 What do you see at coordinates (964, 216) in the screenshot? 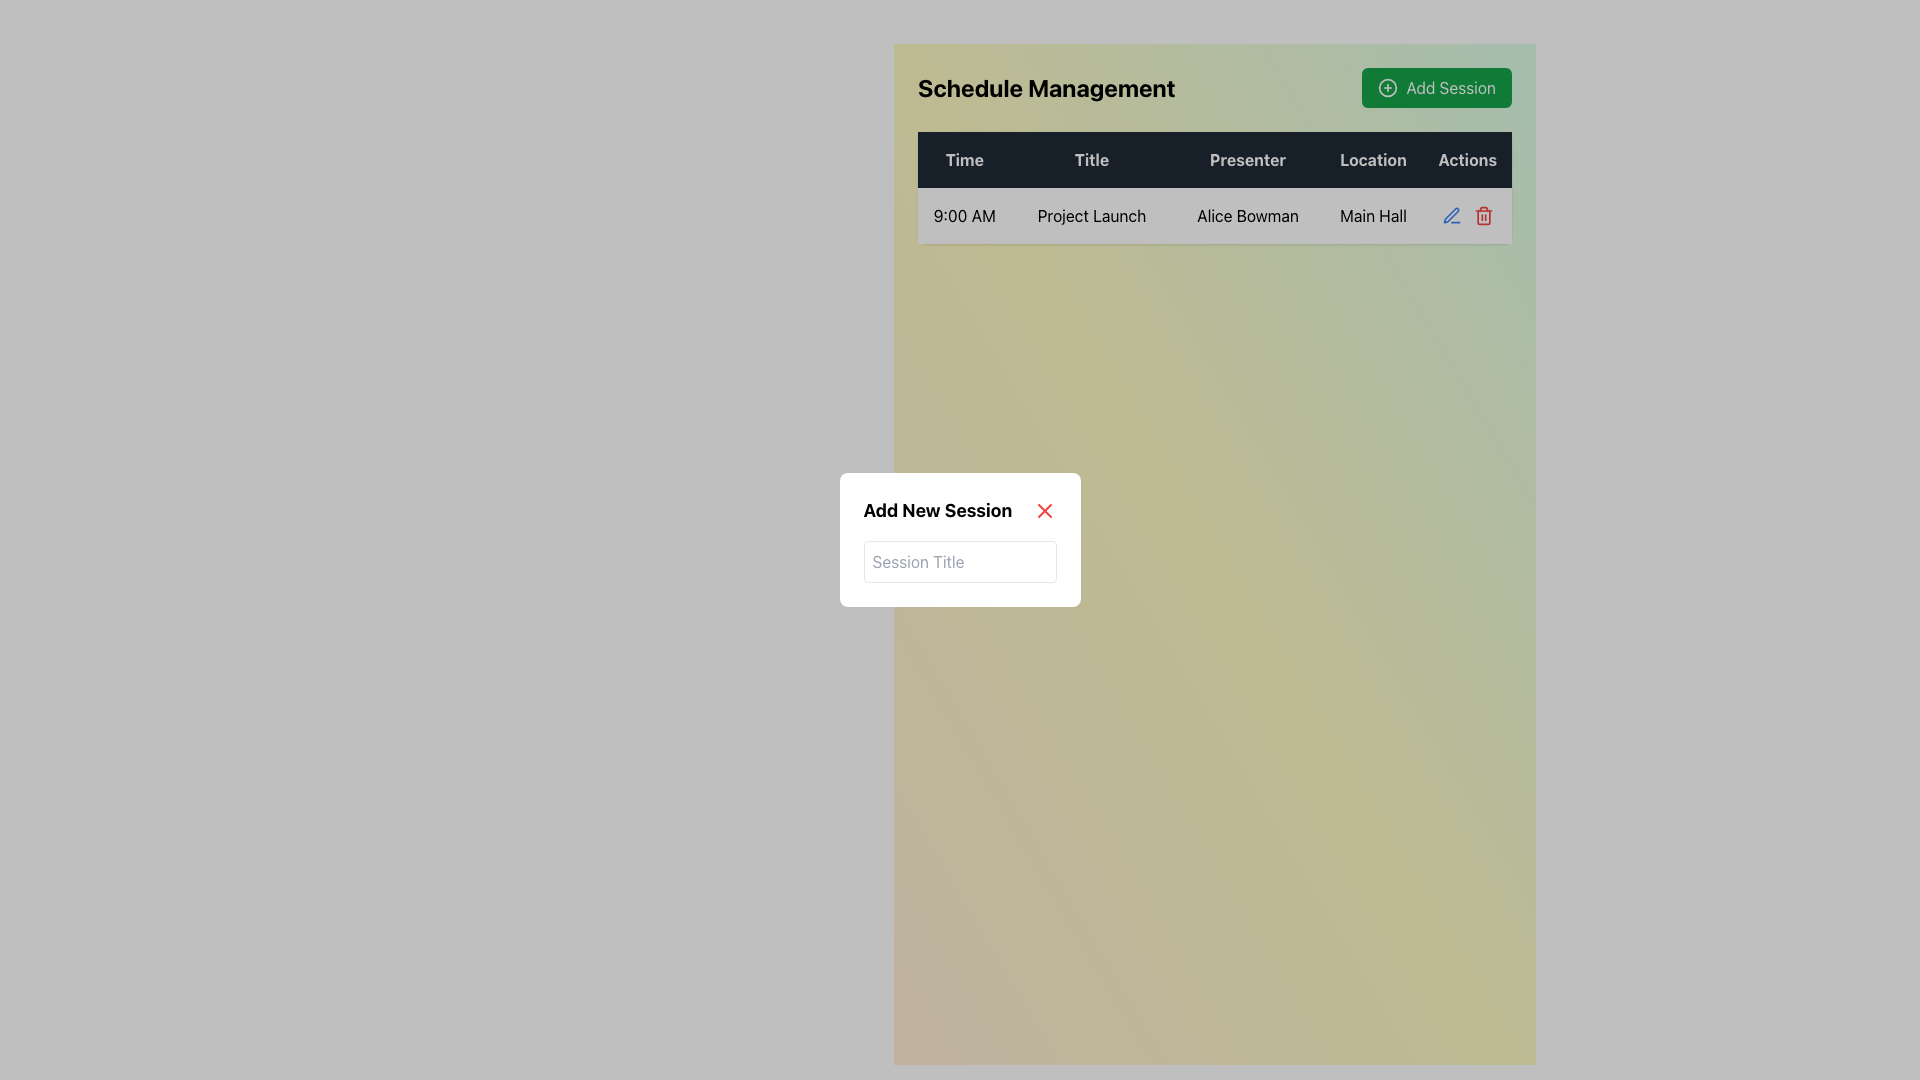
I see `the text label displaying '9:00 AM' located in the first row and first column of the table under the 'Schedule Management' header` at bounding box center [964, 216].